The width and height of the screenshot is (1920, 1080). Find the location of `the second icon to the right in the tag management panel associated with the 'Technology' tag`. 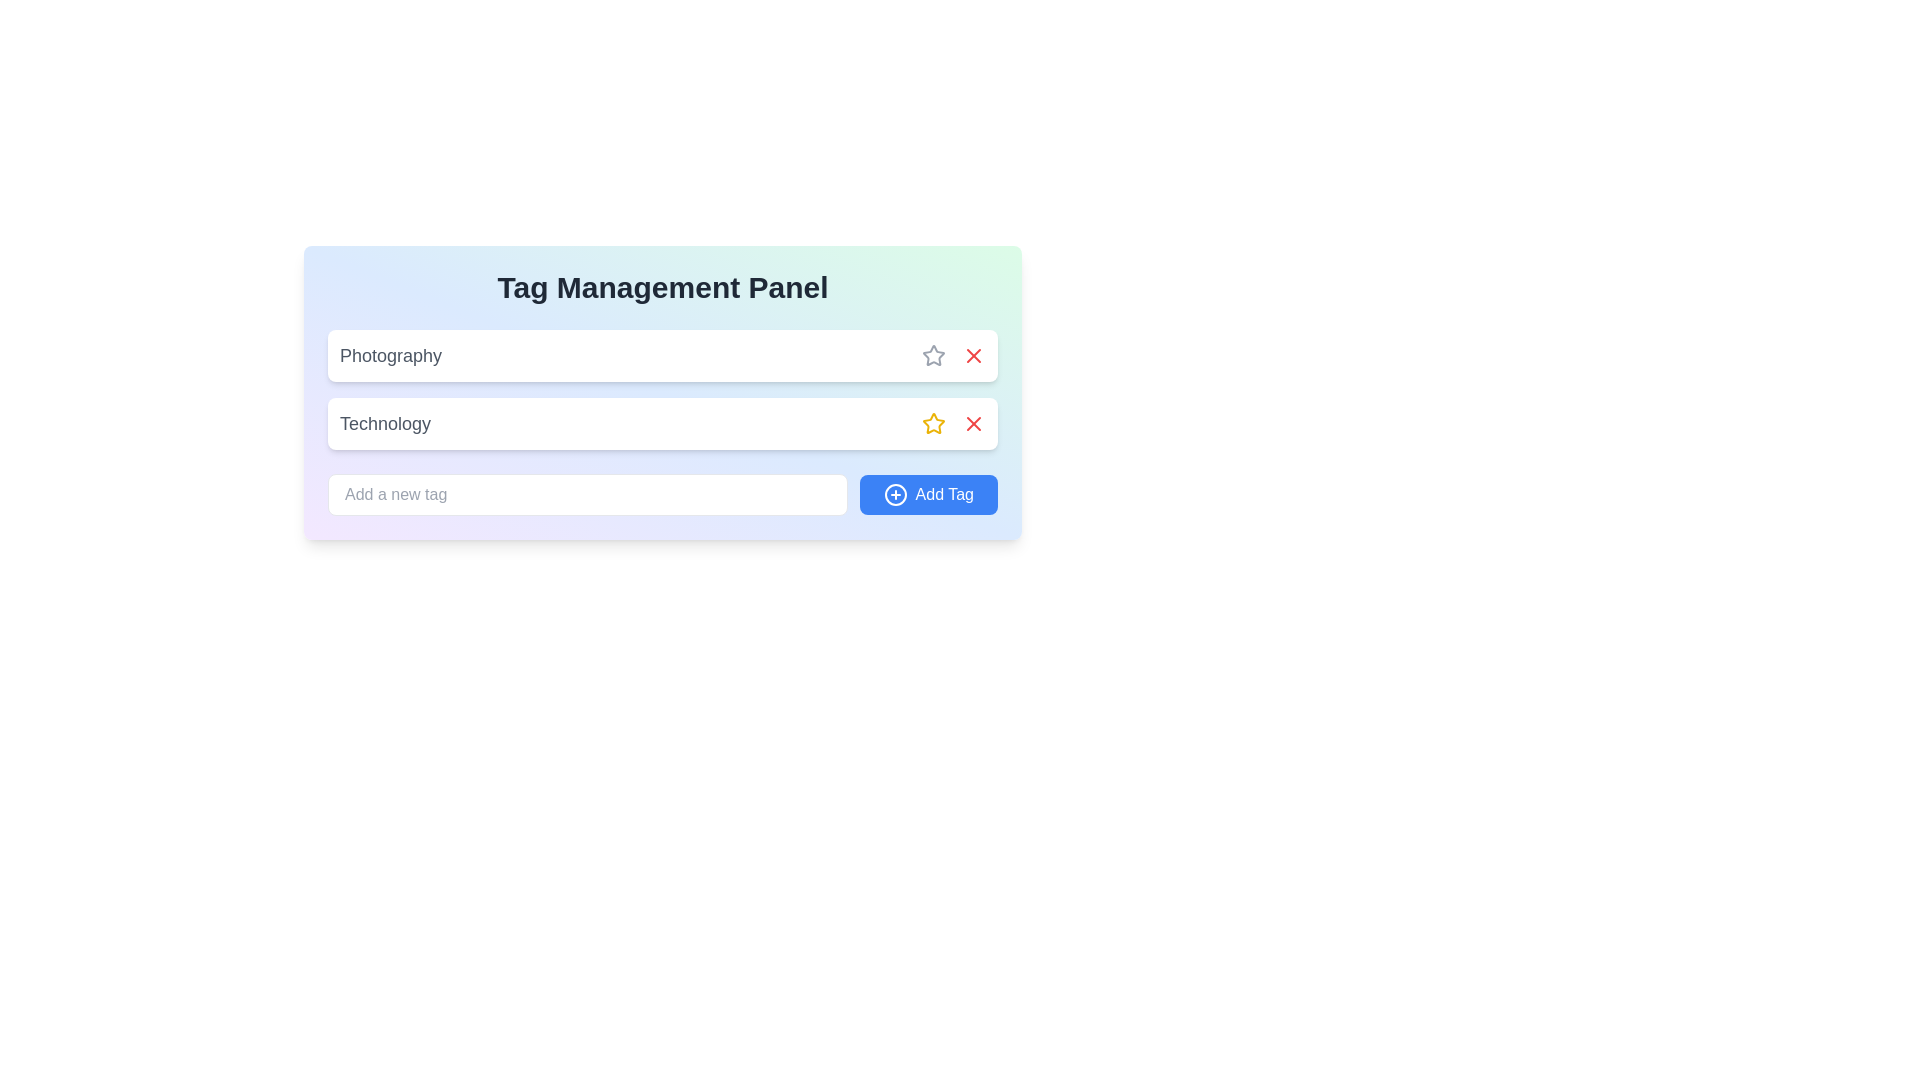

the second icon to the right in the tag management panel associated with the 'Technology' tag is located at coordinates (953, 423).